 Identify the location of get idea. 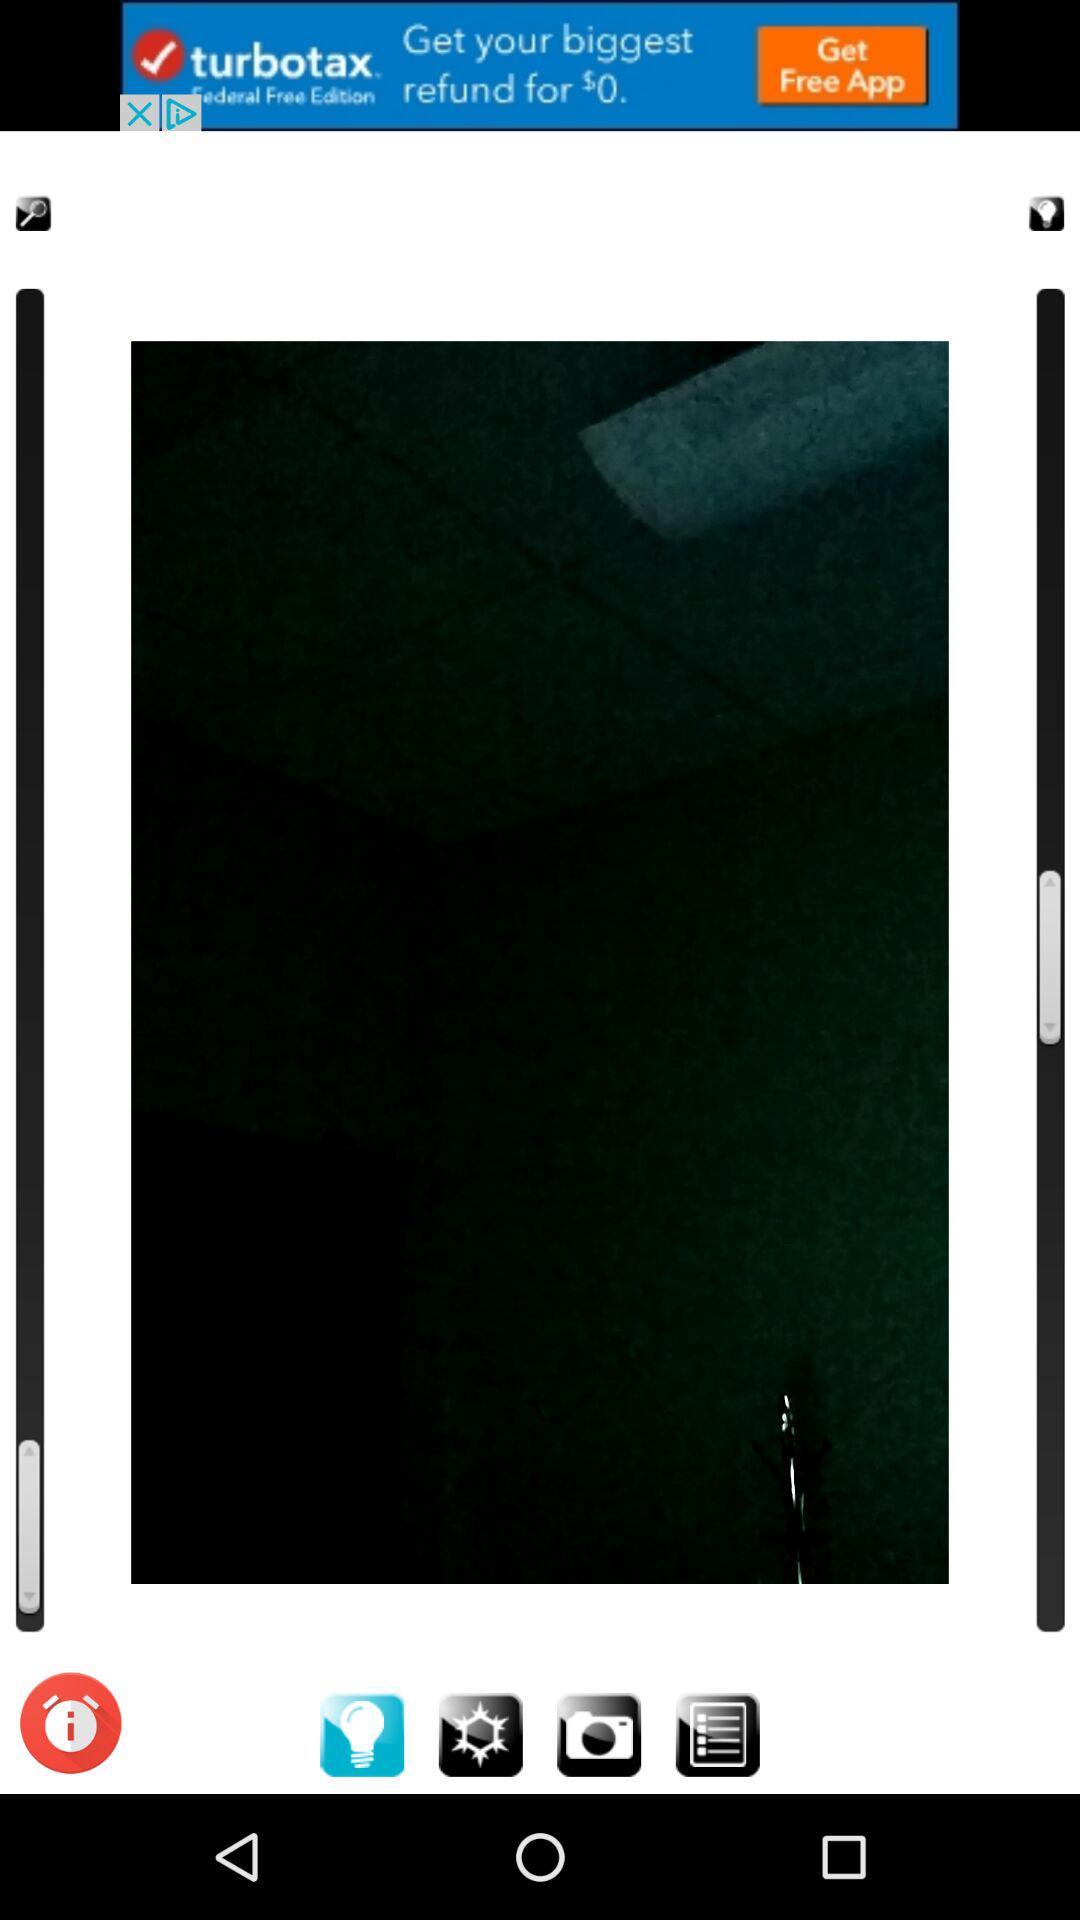
(1022, 188).